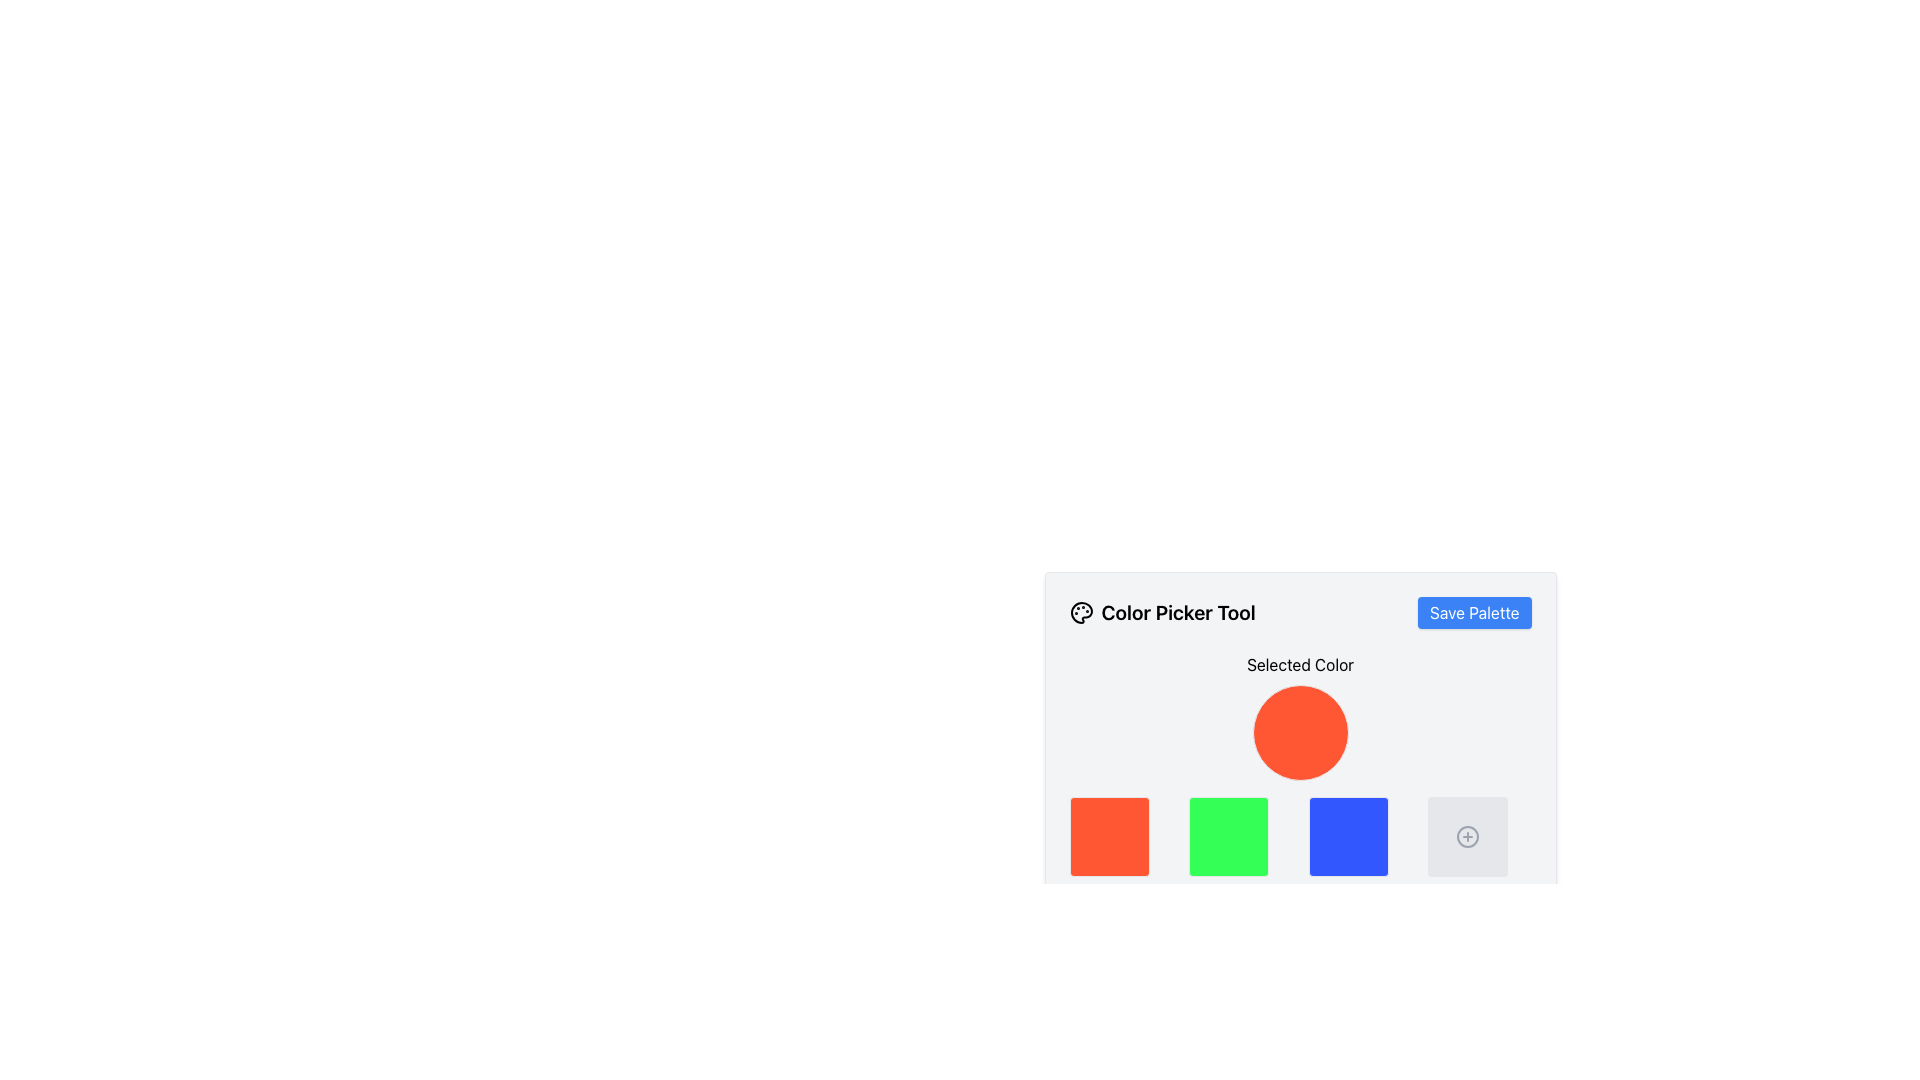 The image size is (1920, 1080). What do you see at coordinates (1227, 837) in the screenshot?
I see `to select the color from the second Selectable Color Box in the color picker tool` at bounding box center [1227, 837].